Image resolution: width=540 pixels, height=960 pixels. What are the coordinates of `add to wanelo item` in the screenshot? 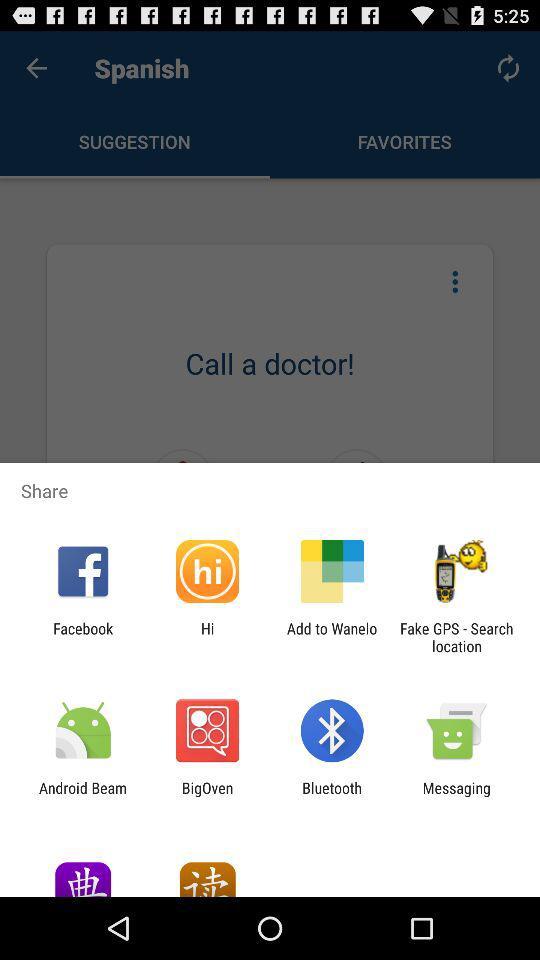 It's located at (332, 636).